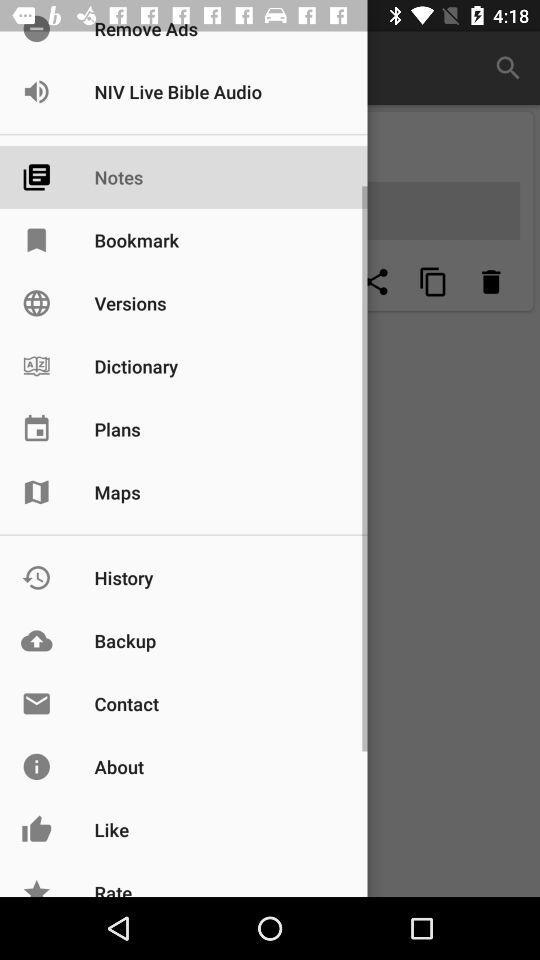  Describe the element at coordinates (490, 281) in the screenshot. I see `delete option` at that location.